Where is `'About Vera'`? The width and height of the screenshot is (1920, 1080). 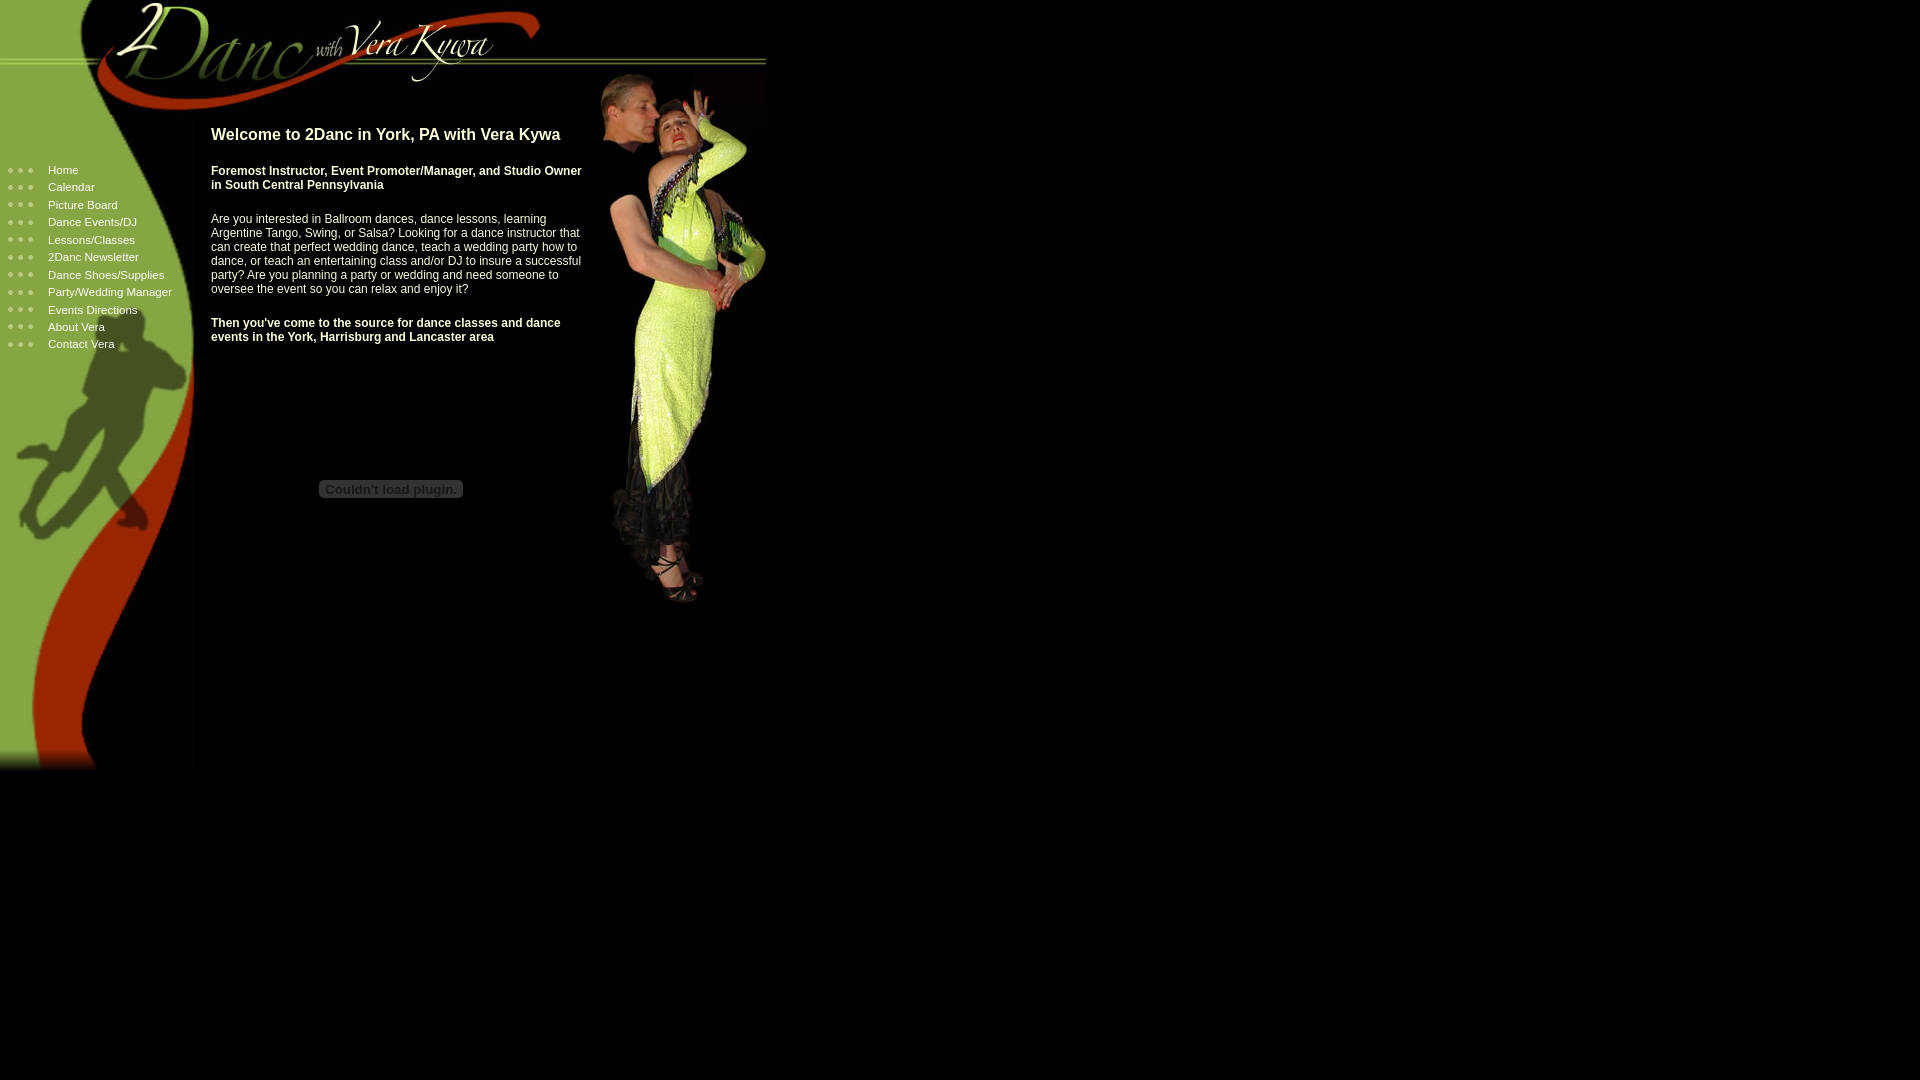 'About Vera' is located at coordinates (56, 326).